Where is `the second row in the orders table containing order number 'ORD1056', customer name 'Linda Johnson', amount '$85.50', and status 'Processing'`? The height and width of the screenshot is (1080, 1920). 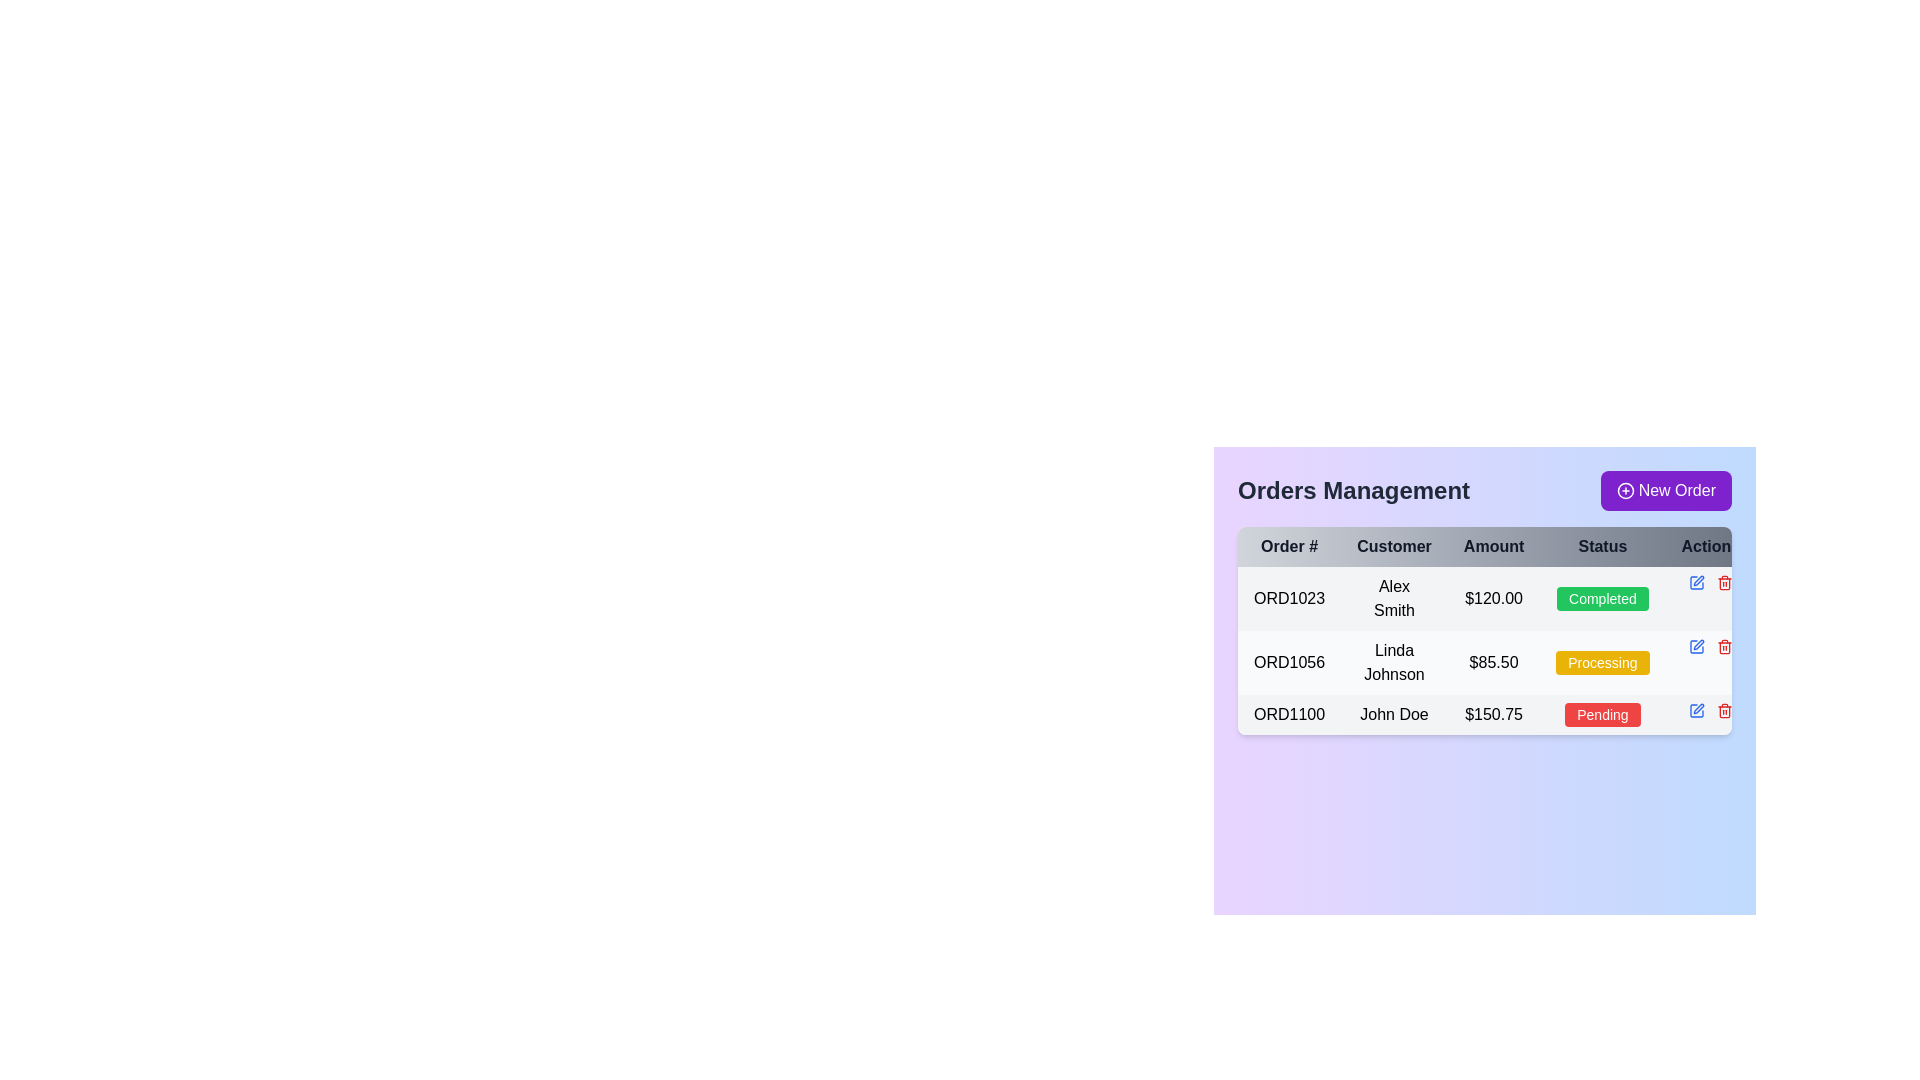
the second row in the orders table containing order number 'ORD1056', customer name 'Linda Johnson', amount '$85.50', and status 'Processing' is located at coordinates (1497, 663).